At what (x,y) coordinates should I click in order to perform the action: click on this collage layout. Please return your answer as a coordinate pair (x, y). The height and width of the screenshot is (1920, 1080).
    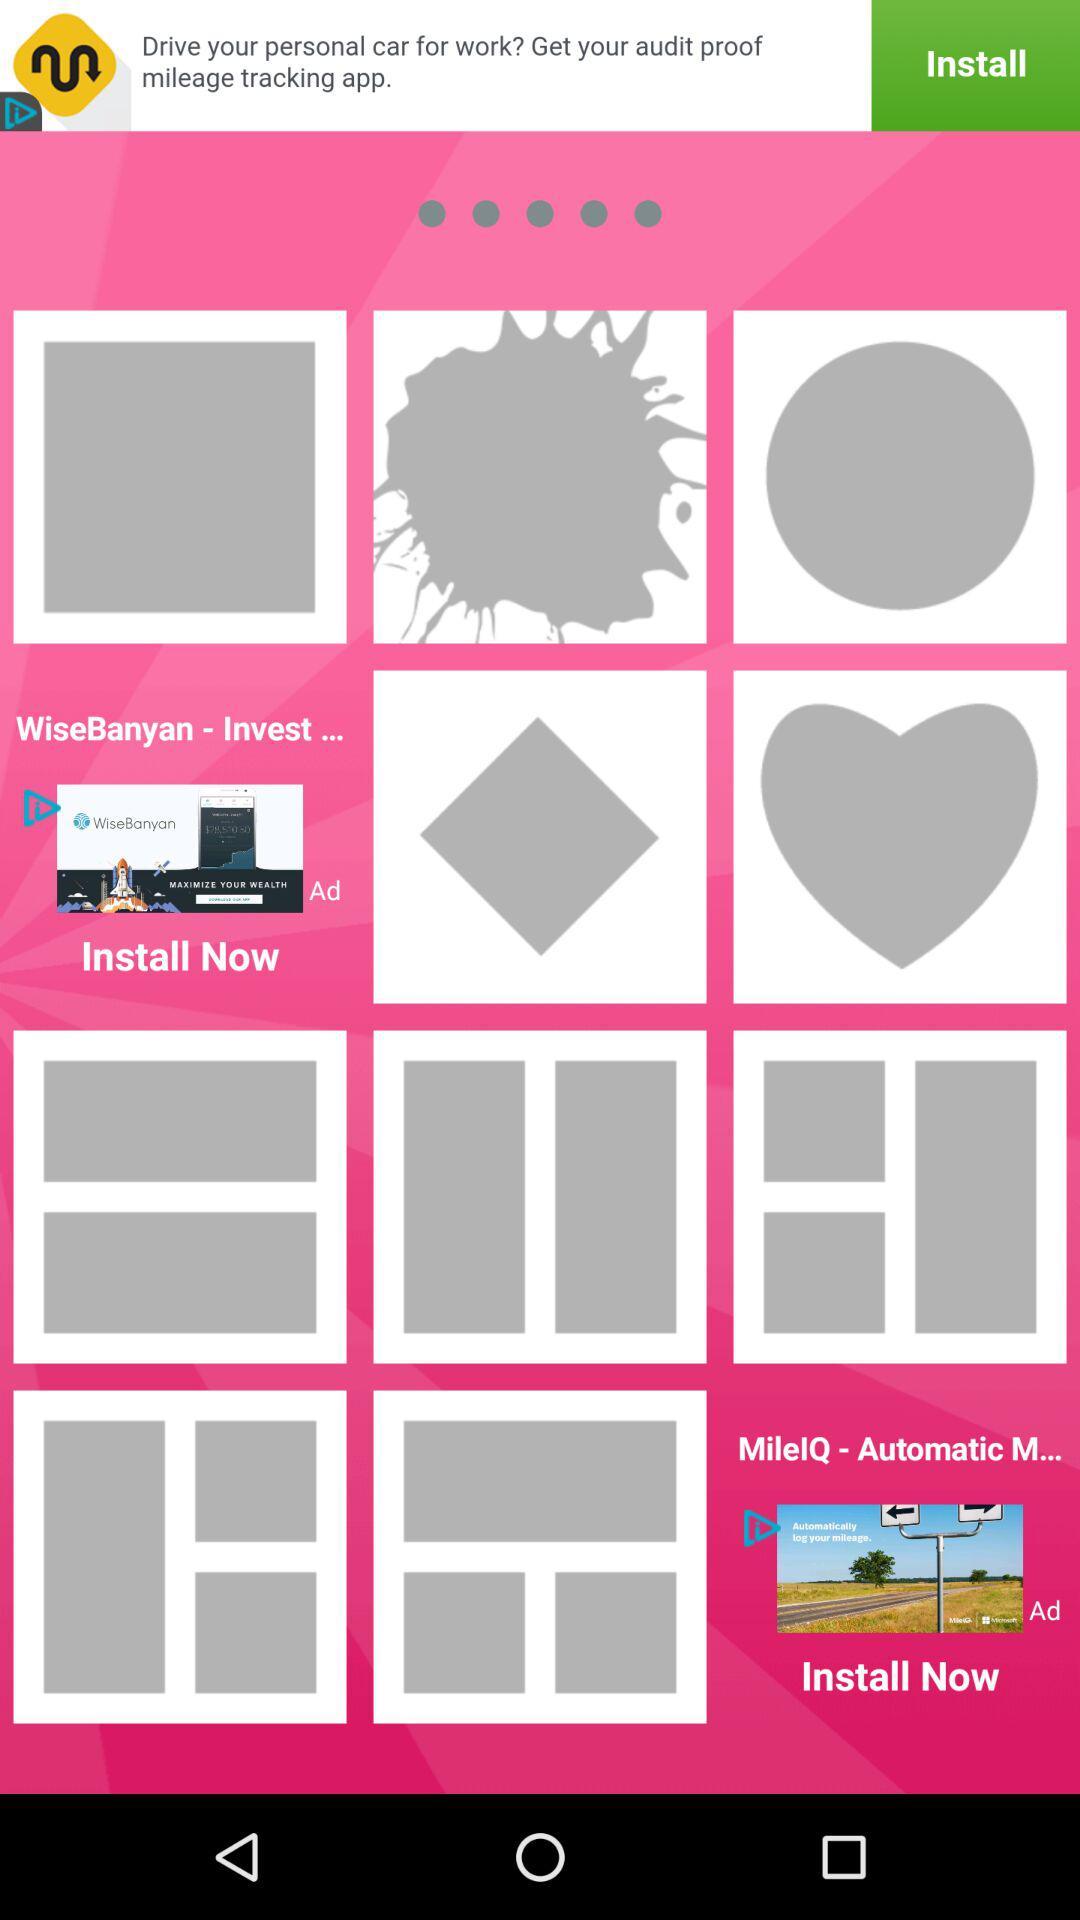
    Looking at the image, I should click on (540, 1555).